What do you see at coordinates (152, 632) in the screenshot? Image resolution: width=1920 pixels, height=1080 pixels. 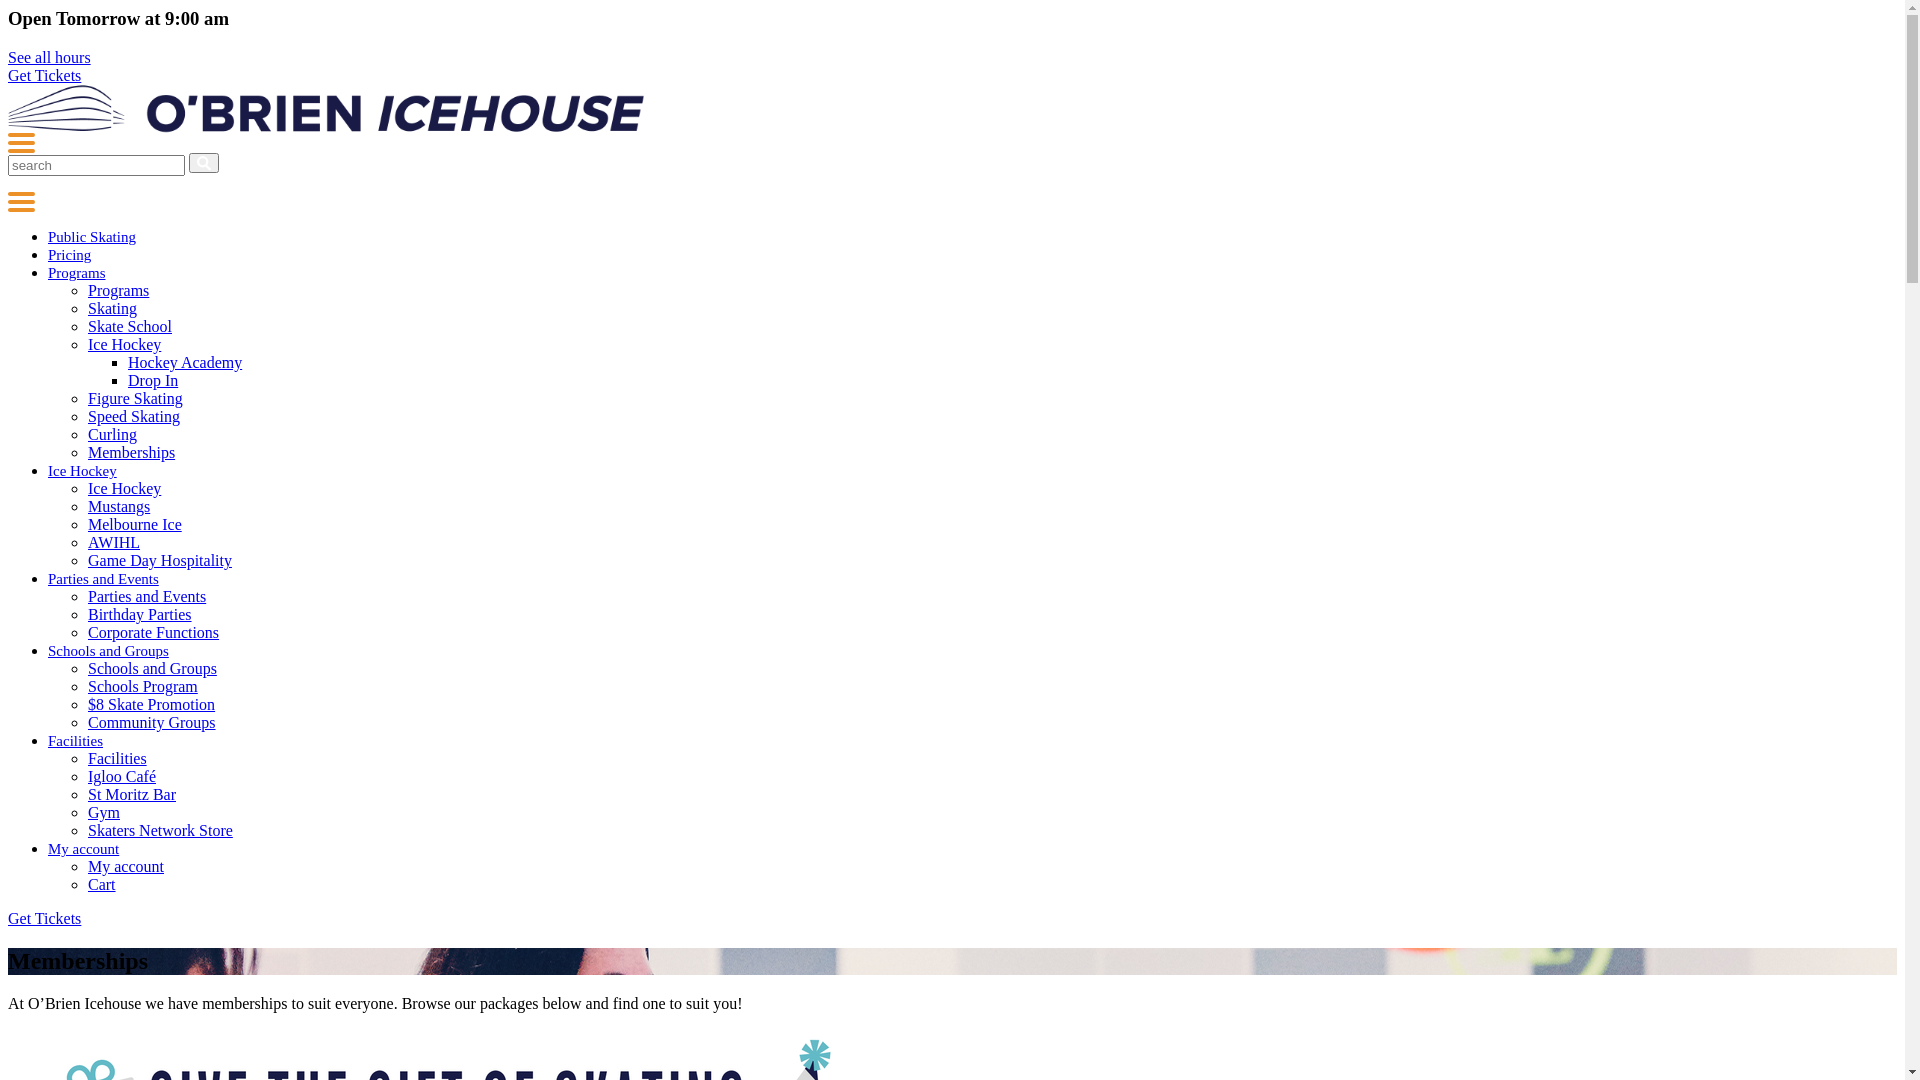 I see `'Corporate Functions'` at bounding box center [152, 632].